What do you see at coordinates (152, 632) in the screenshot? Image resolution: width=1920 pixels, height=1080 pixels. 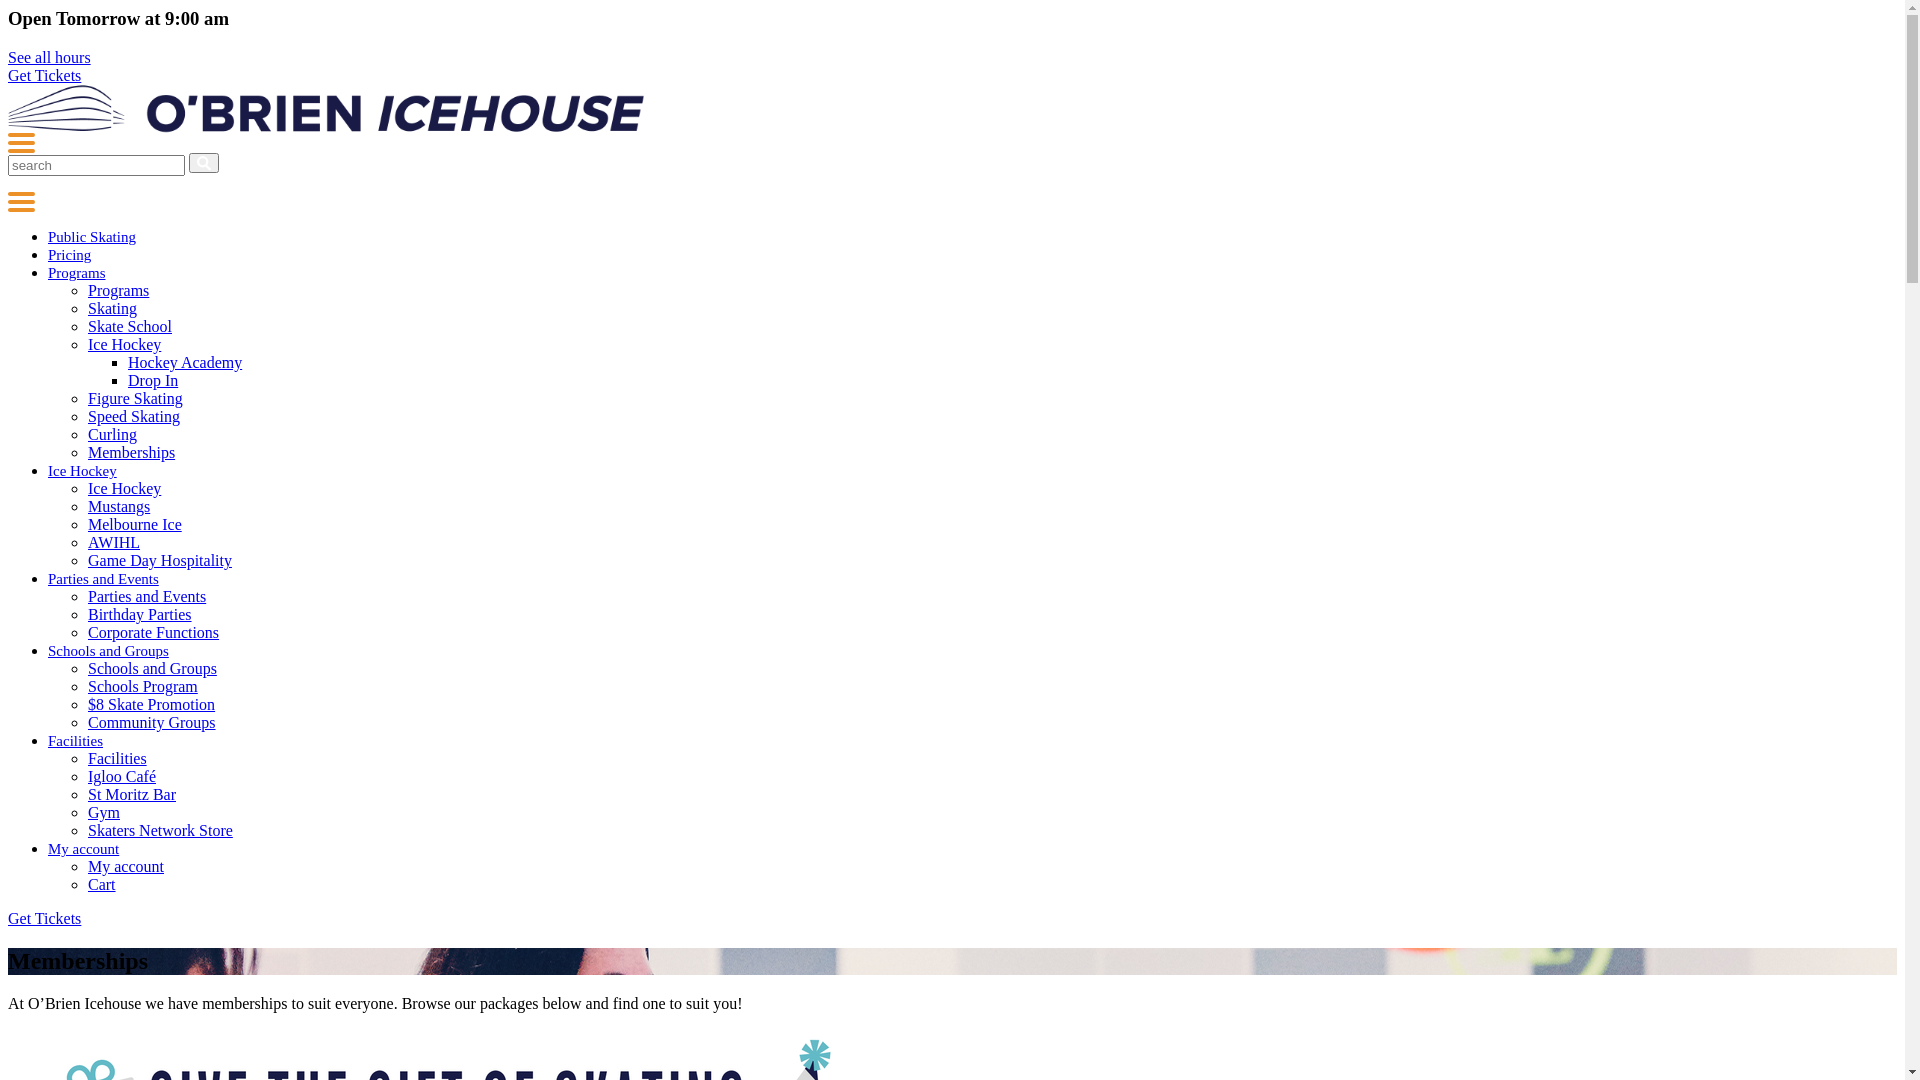 I see `'Corporate Functions'` at bounding box center [152, 632].